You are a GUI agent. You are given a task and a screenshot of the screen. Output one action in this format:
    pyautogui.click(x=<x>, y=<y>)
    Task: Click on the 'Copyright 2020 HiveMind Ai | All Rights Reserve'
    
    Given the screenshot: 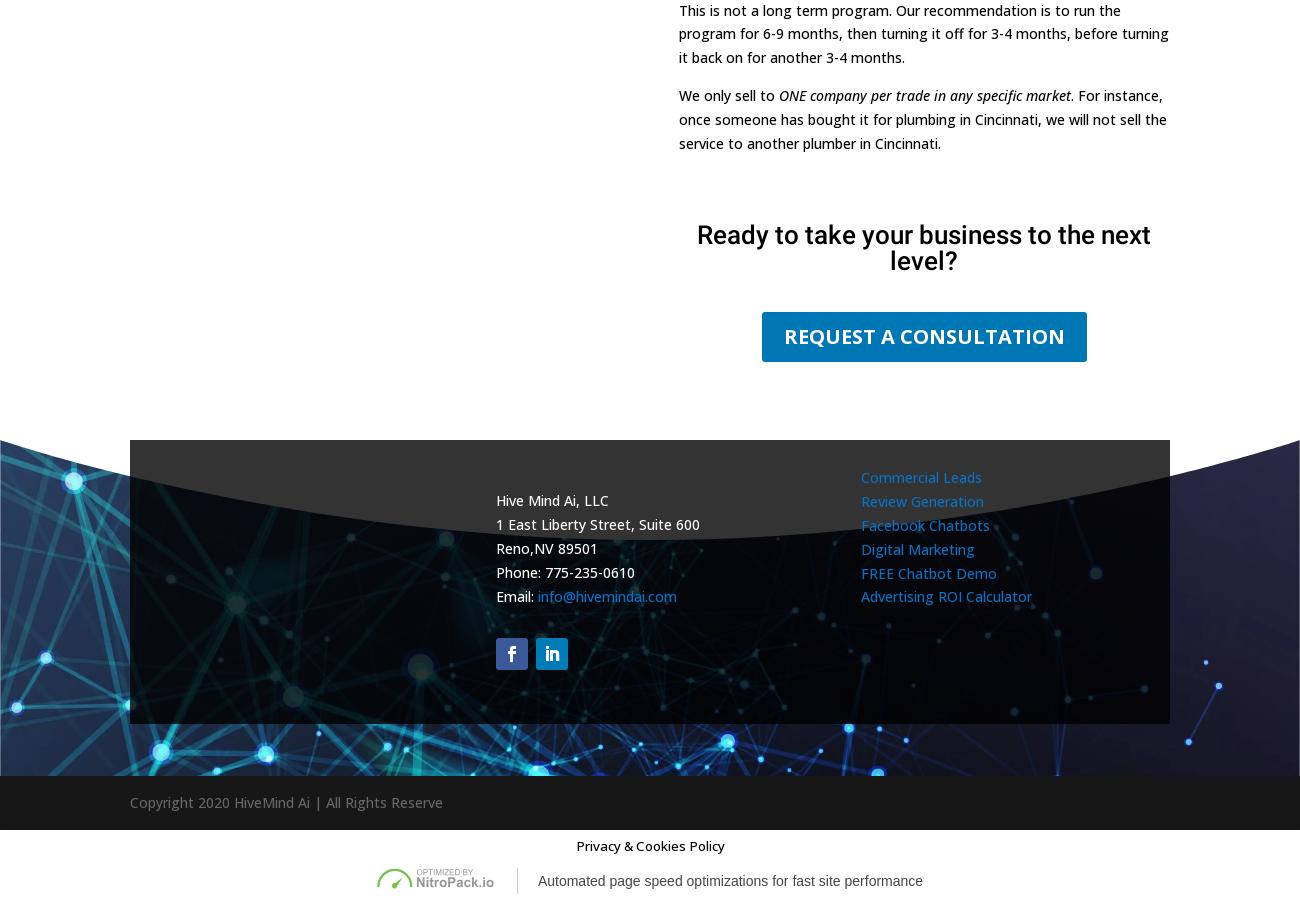 What is the action you would take?
    pyautogui.click(x=286, y=802)
    